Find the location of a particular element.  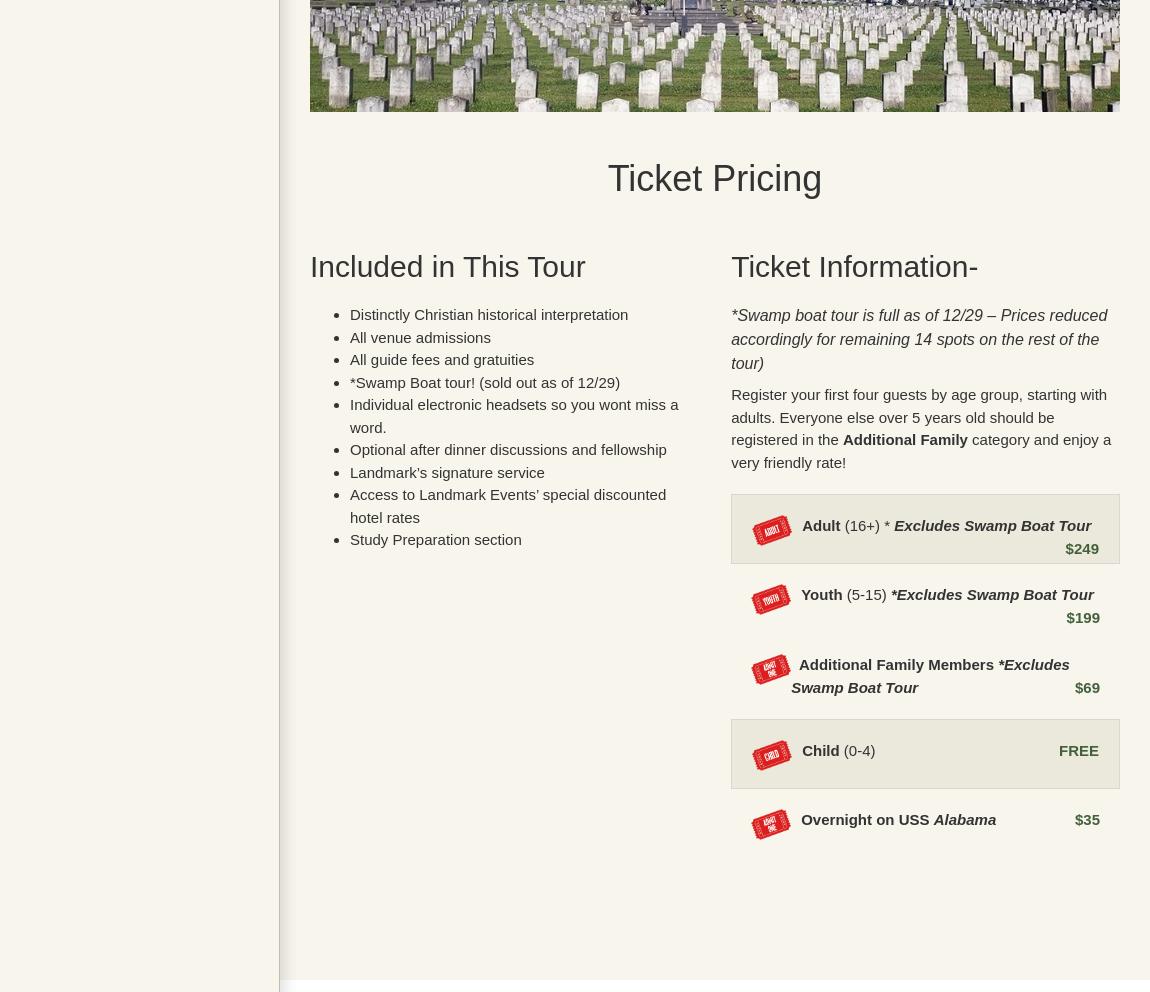

'Additional Family' is located at coordinates (904, 438).